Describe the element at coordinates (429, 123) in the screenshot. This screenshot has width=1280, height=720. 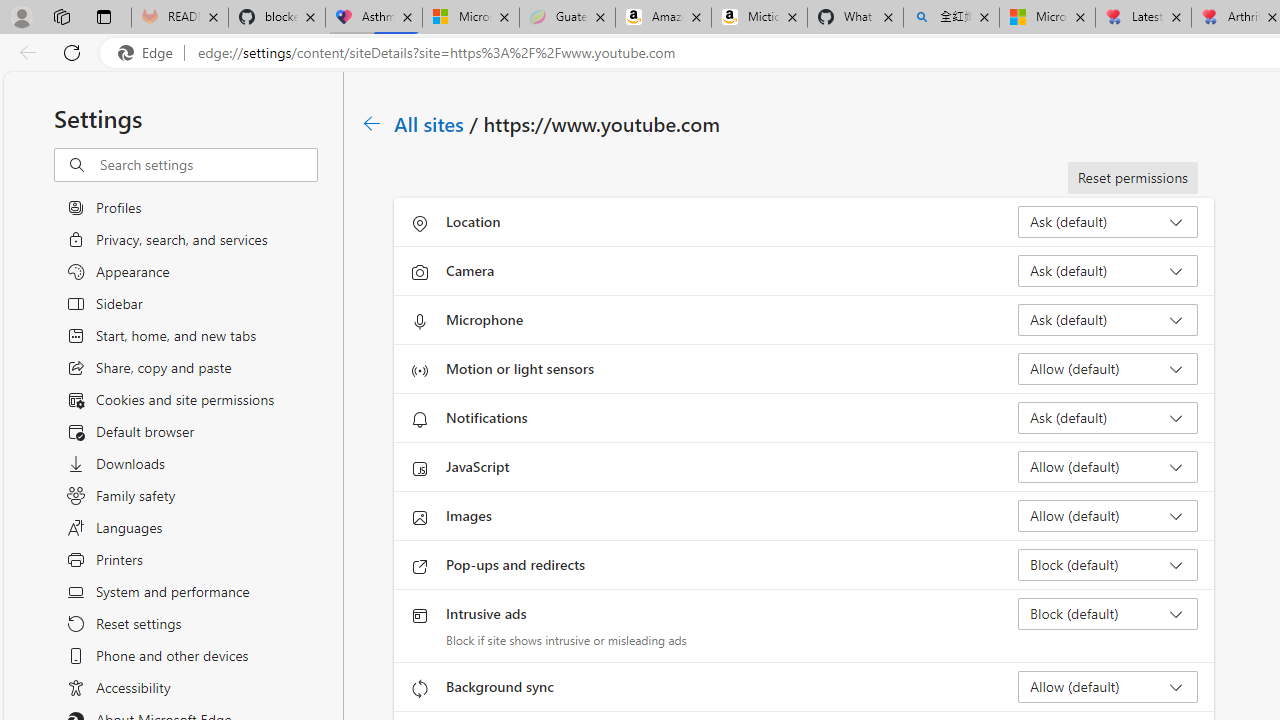
I see `'All sites'` at that location.